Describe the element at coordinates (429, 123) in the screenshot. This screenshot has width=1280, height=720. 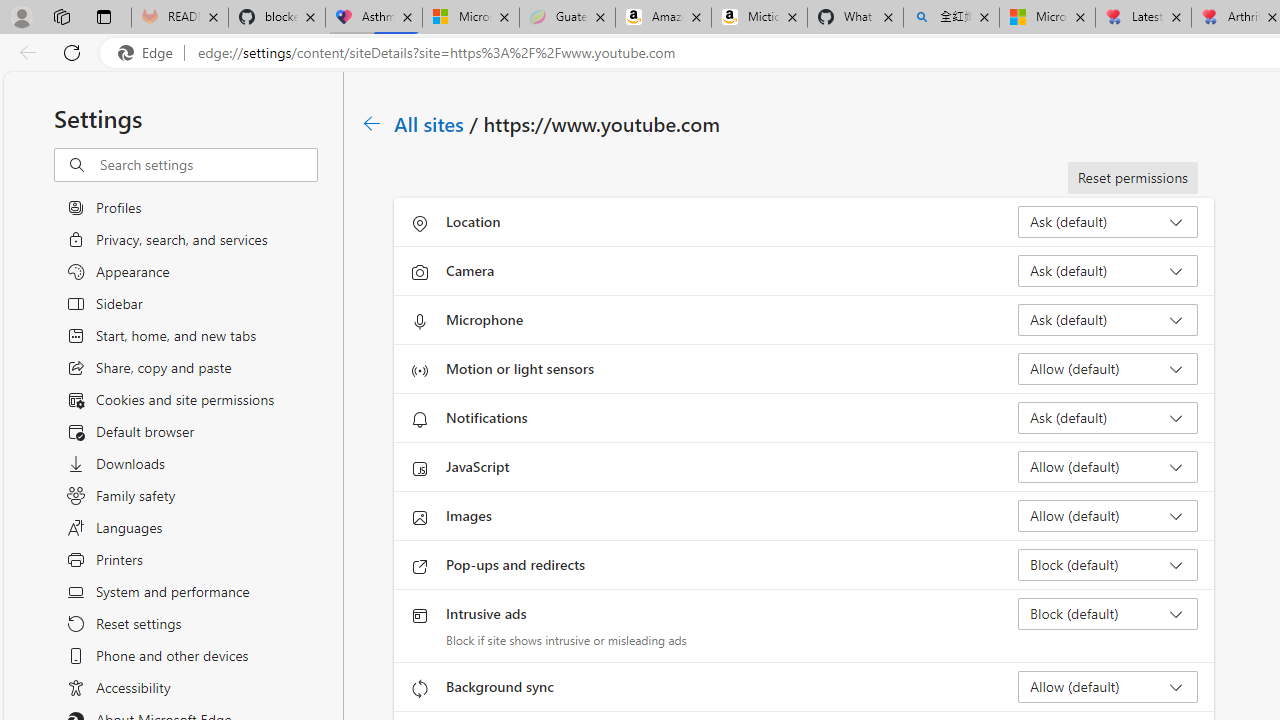
I see `'All sites'` at that location.